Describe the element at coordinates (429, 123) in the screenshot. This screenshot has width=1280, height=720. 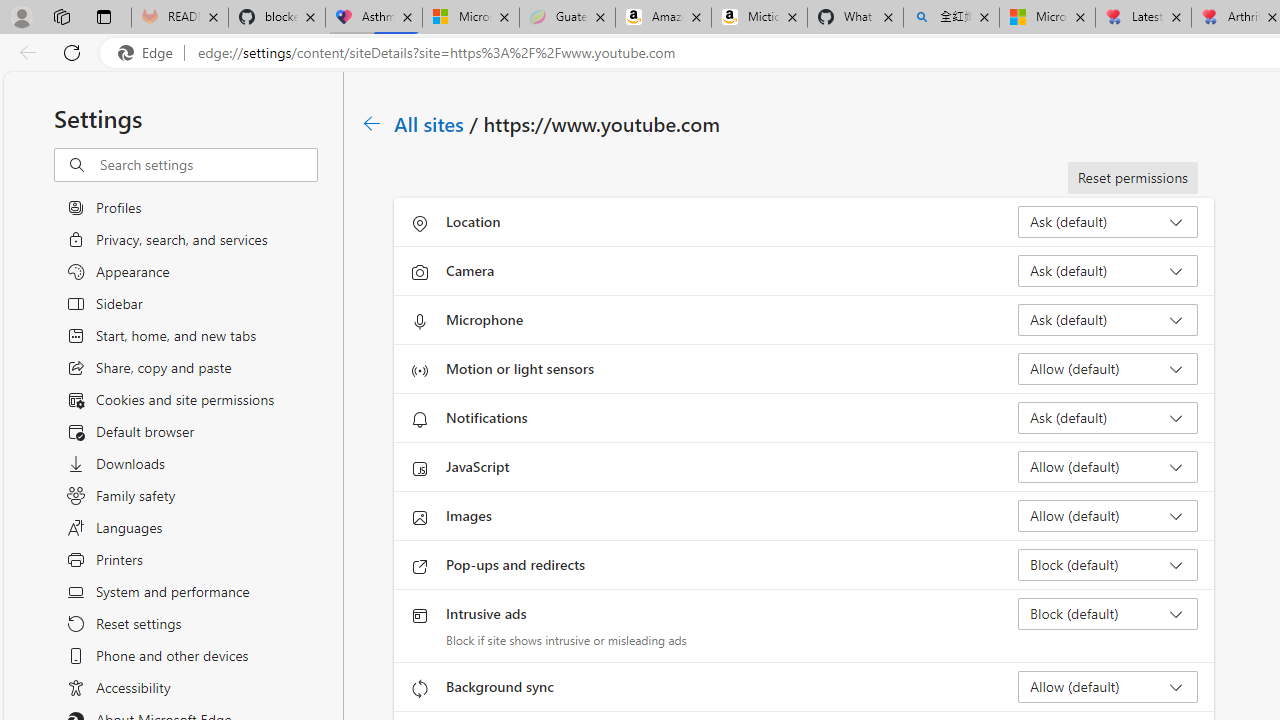
I see `'All sites'` at that location.